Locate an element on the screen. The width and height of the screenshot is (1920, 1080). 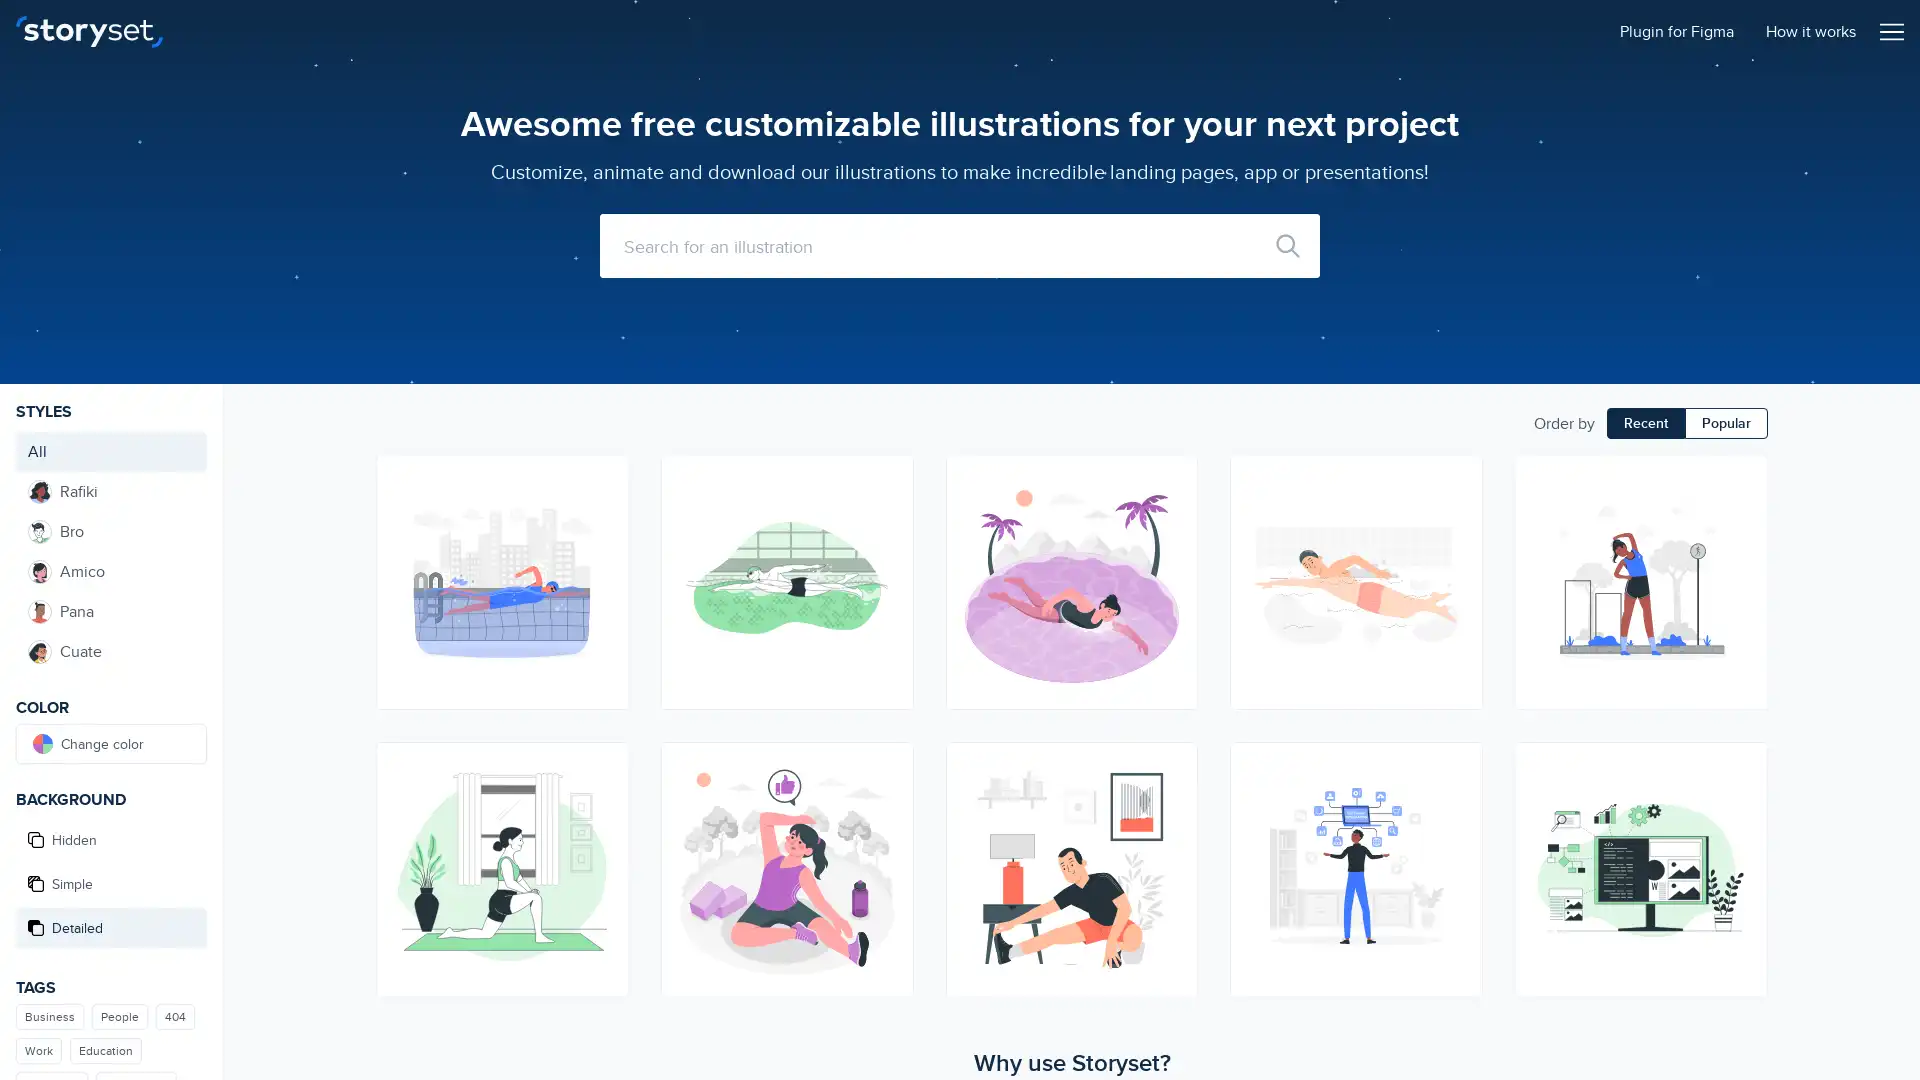
Simple is located at coordinates (110, 882).